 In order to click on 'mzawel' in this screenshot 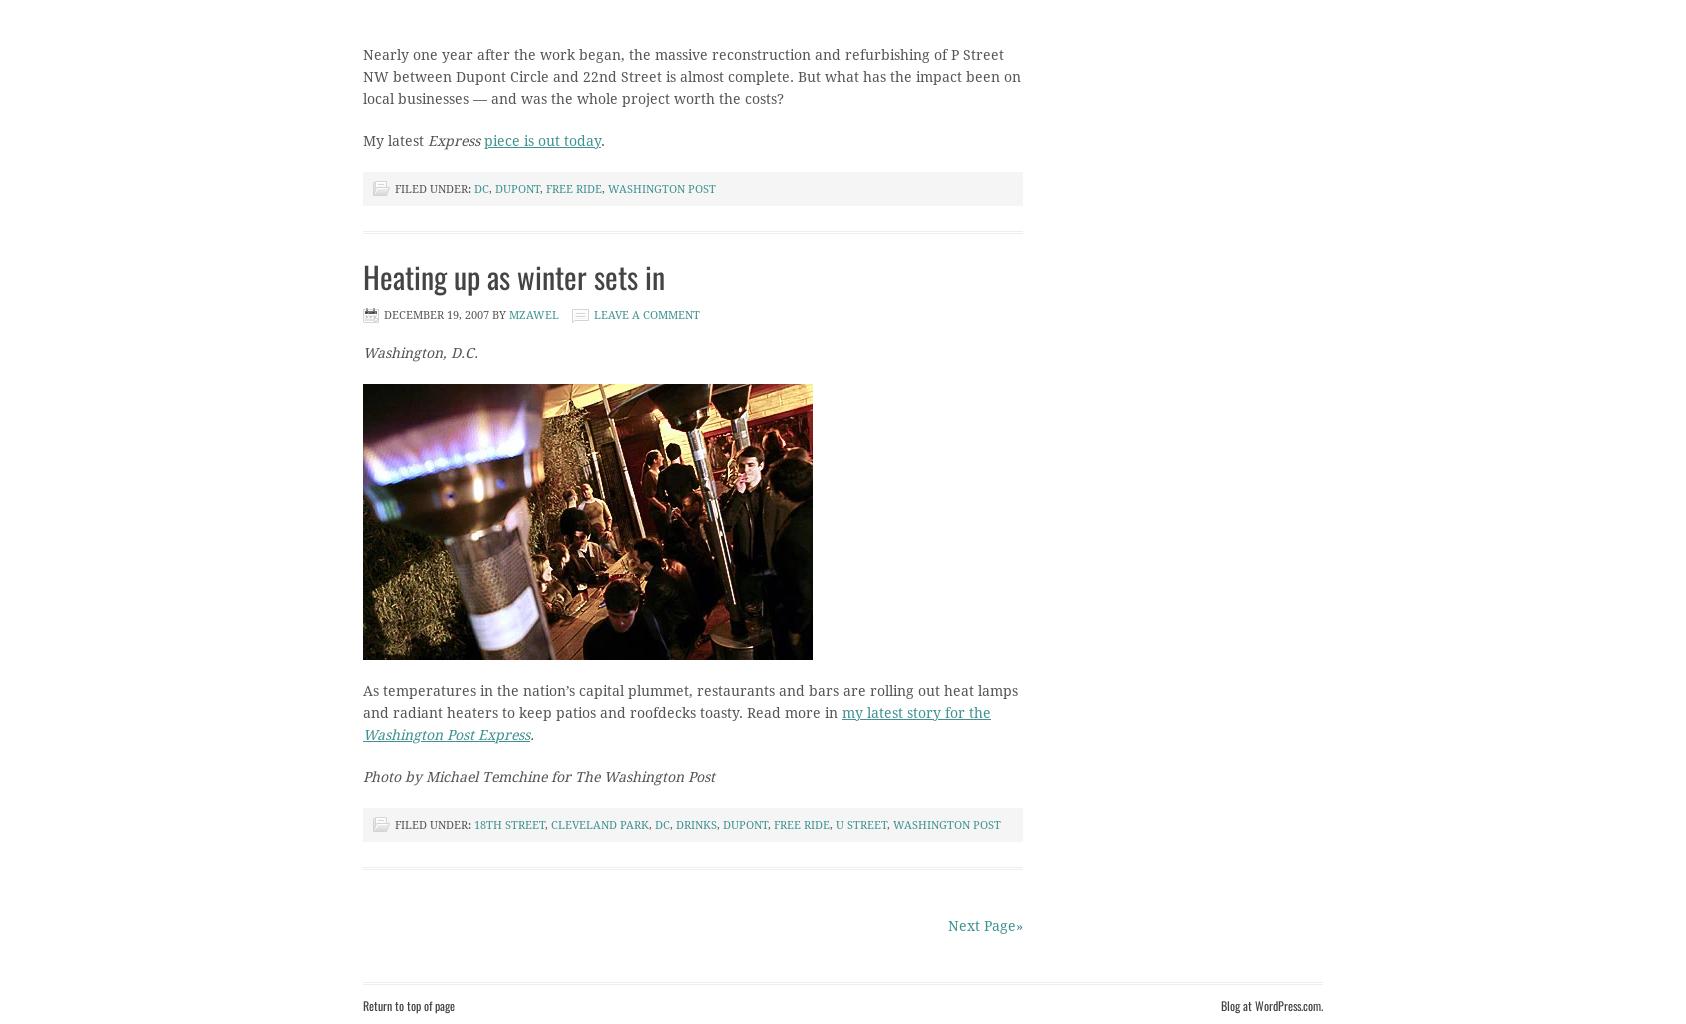, I will do `click(509, 314)`.